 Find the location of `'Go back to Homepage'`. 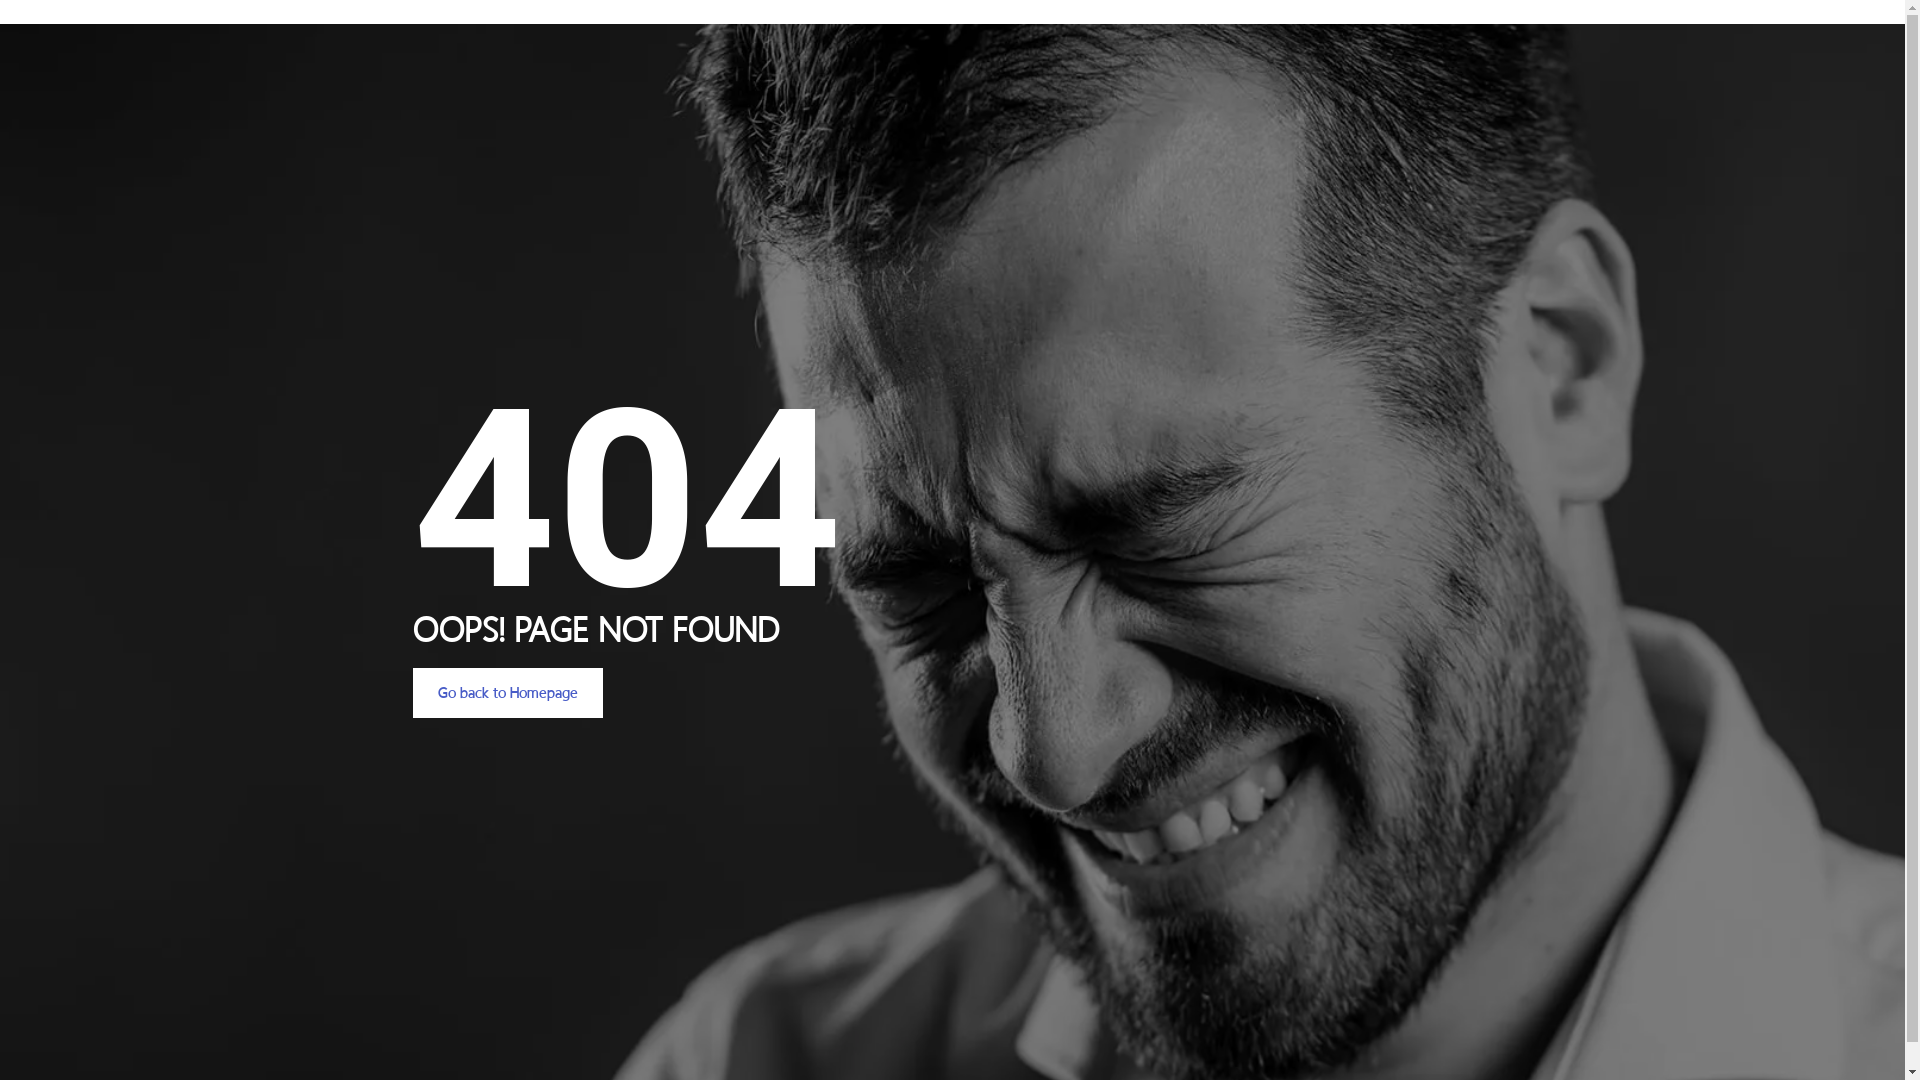

'Go back to Homepage' is located at coordinates (507, 692).